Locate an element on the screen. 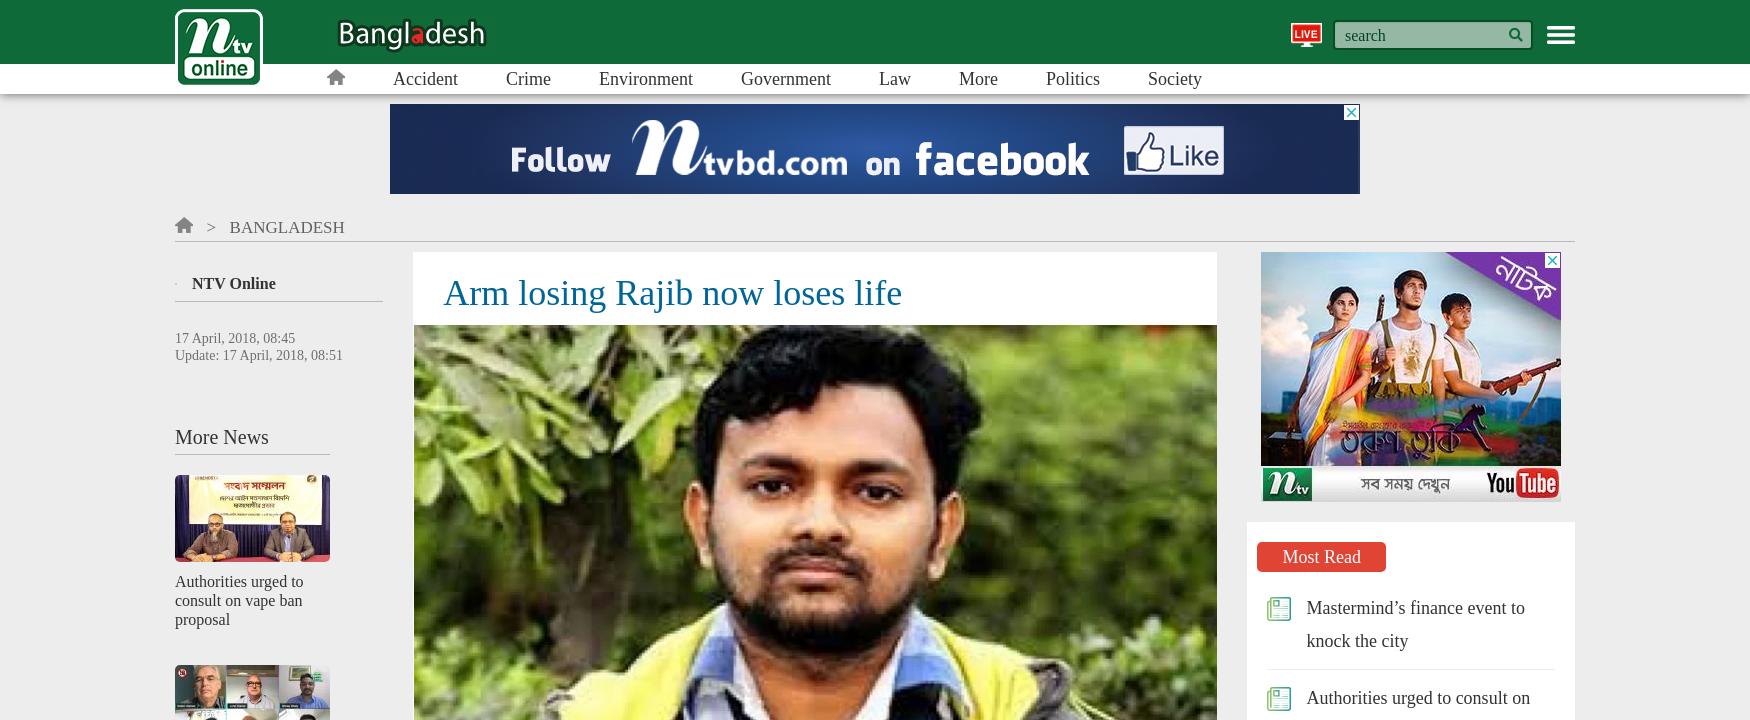 The image size is (1750, 720). 'Authorities urged to consult on vape ban proposal' is located at coordinates (239, 598).